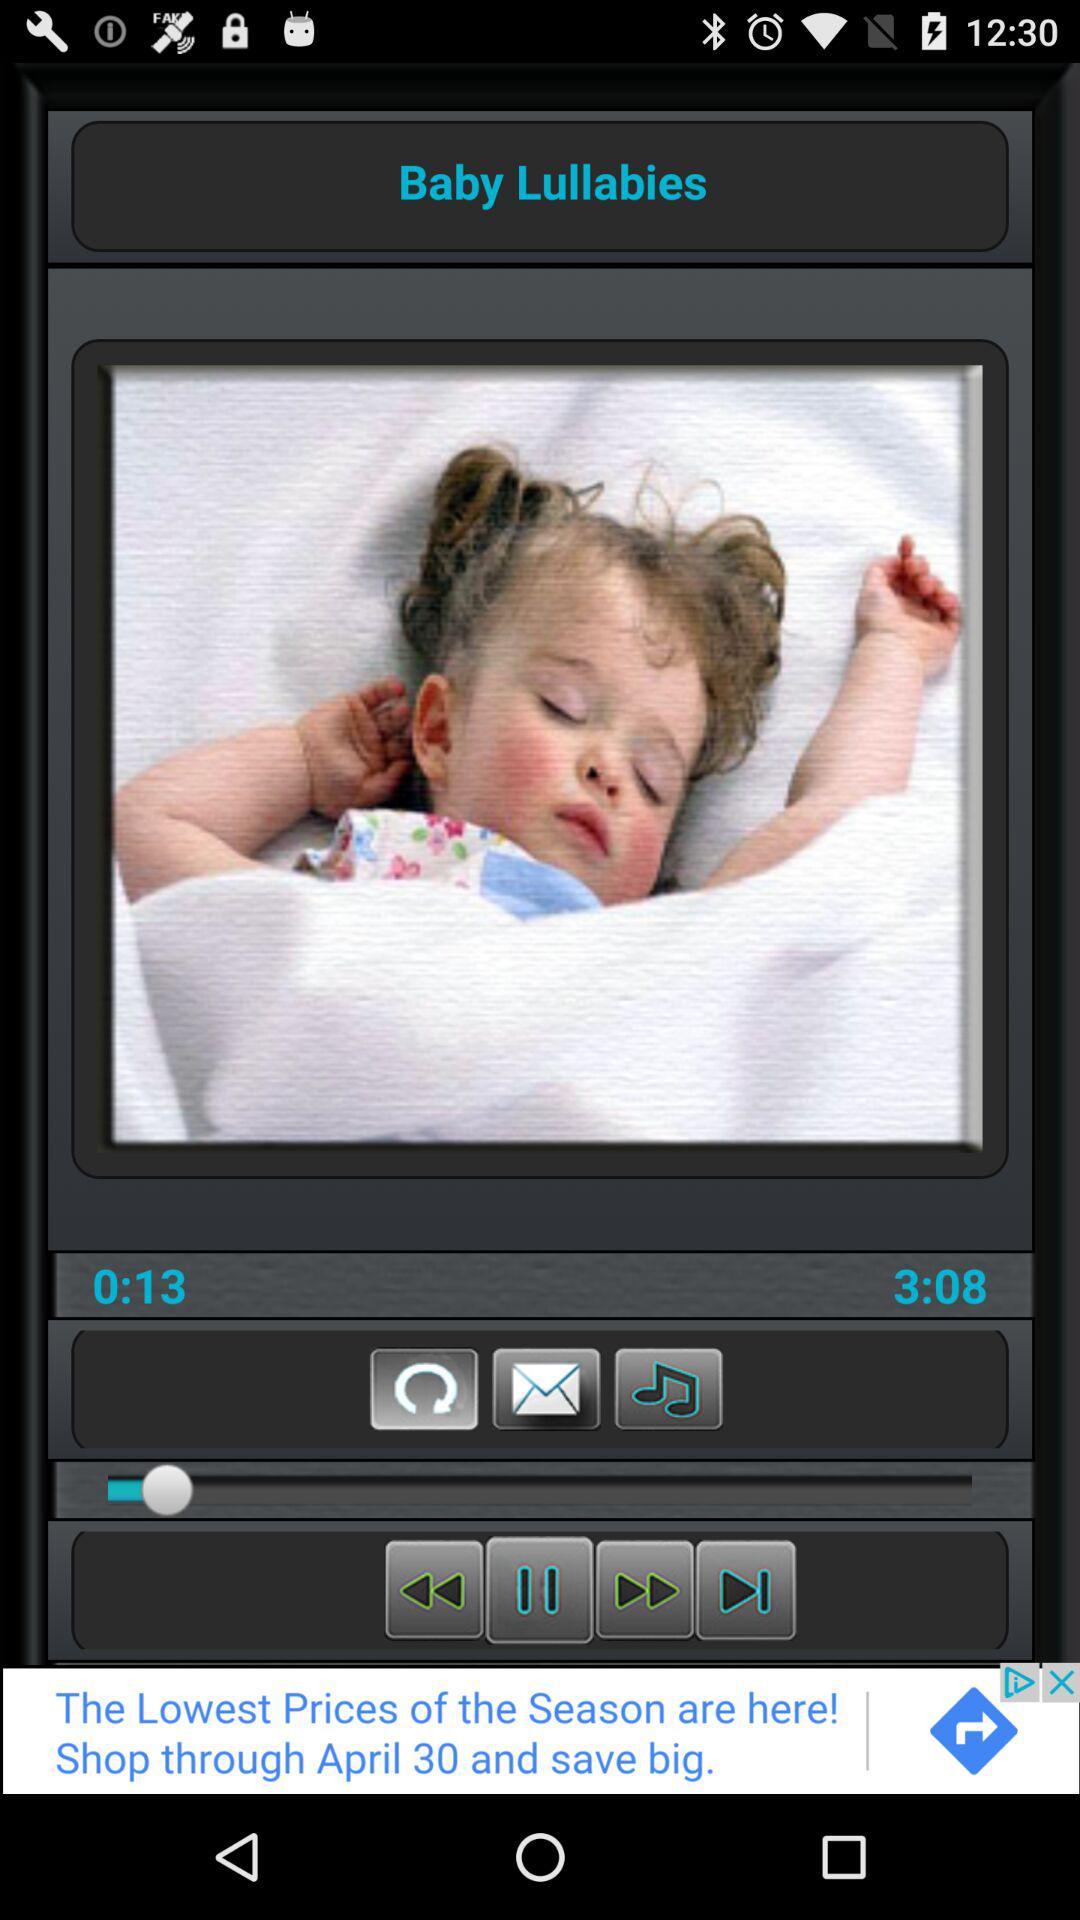 The image size is (1080, 1920). Describe the element at coordinates (423, 1486) in the screenshot. I see `the refresh icon` at that location.